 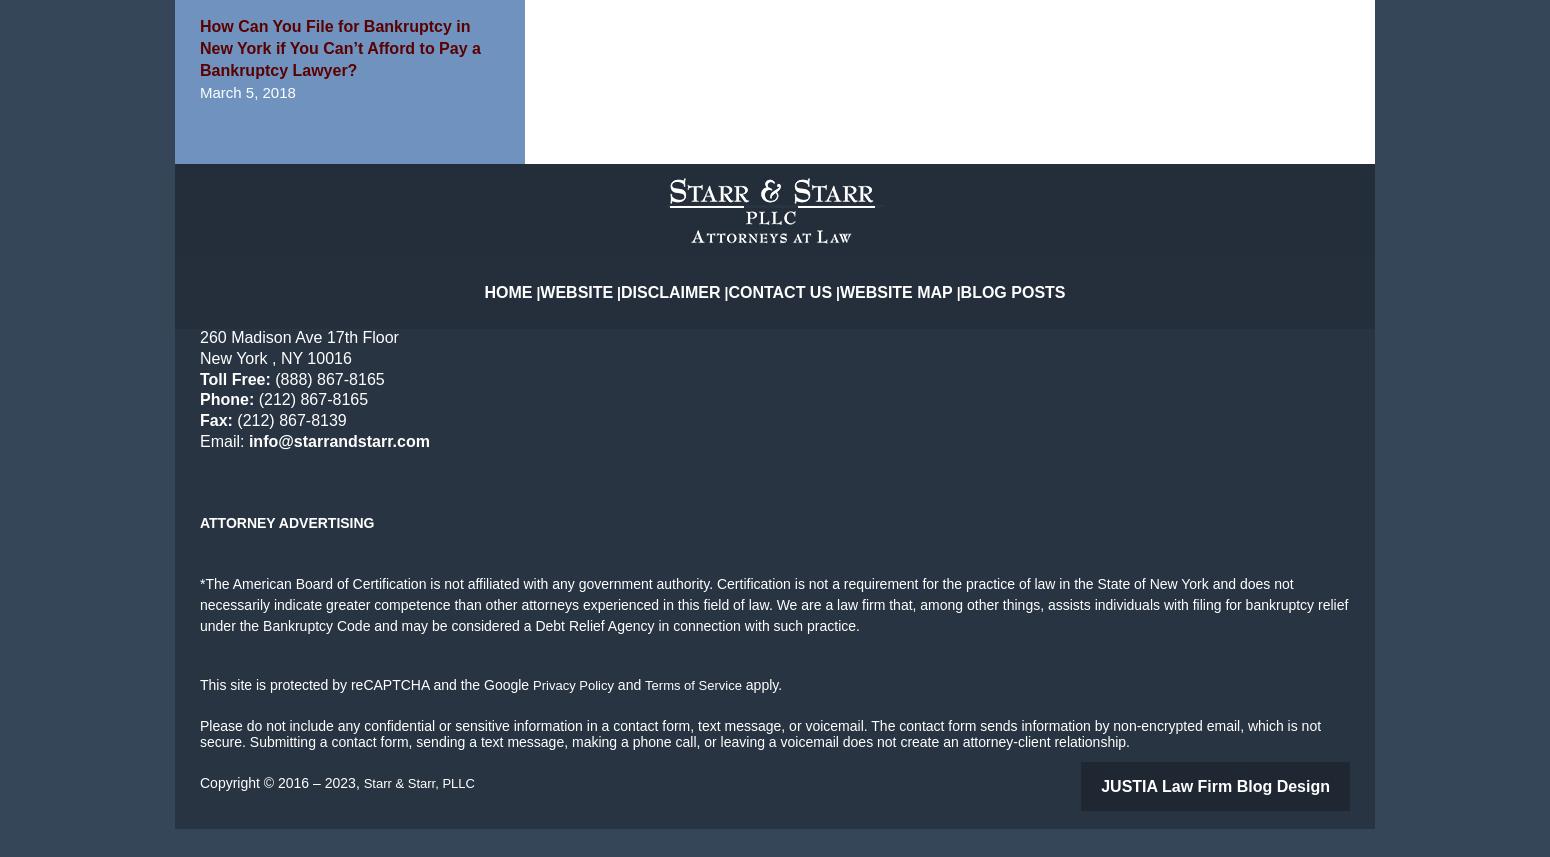 I want to click on '260 Madison Ave', so click(x=263, y=367).